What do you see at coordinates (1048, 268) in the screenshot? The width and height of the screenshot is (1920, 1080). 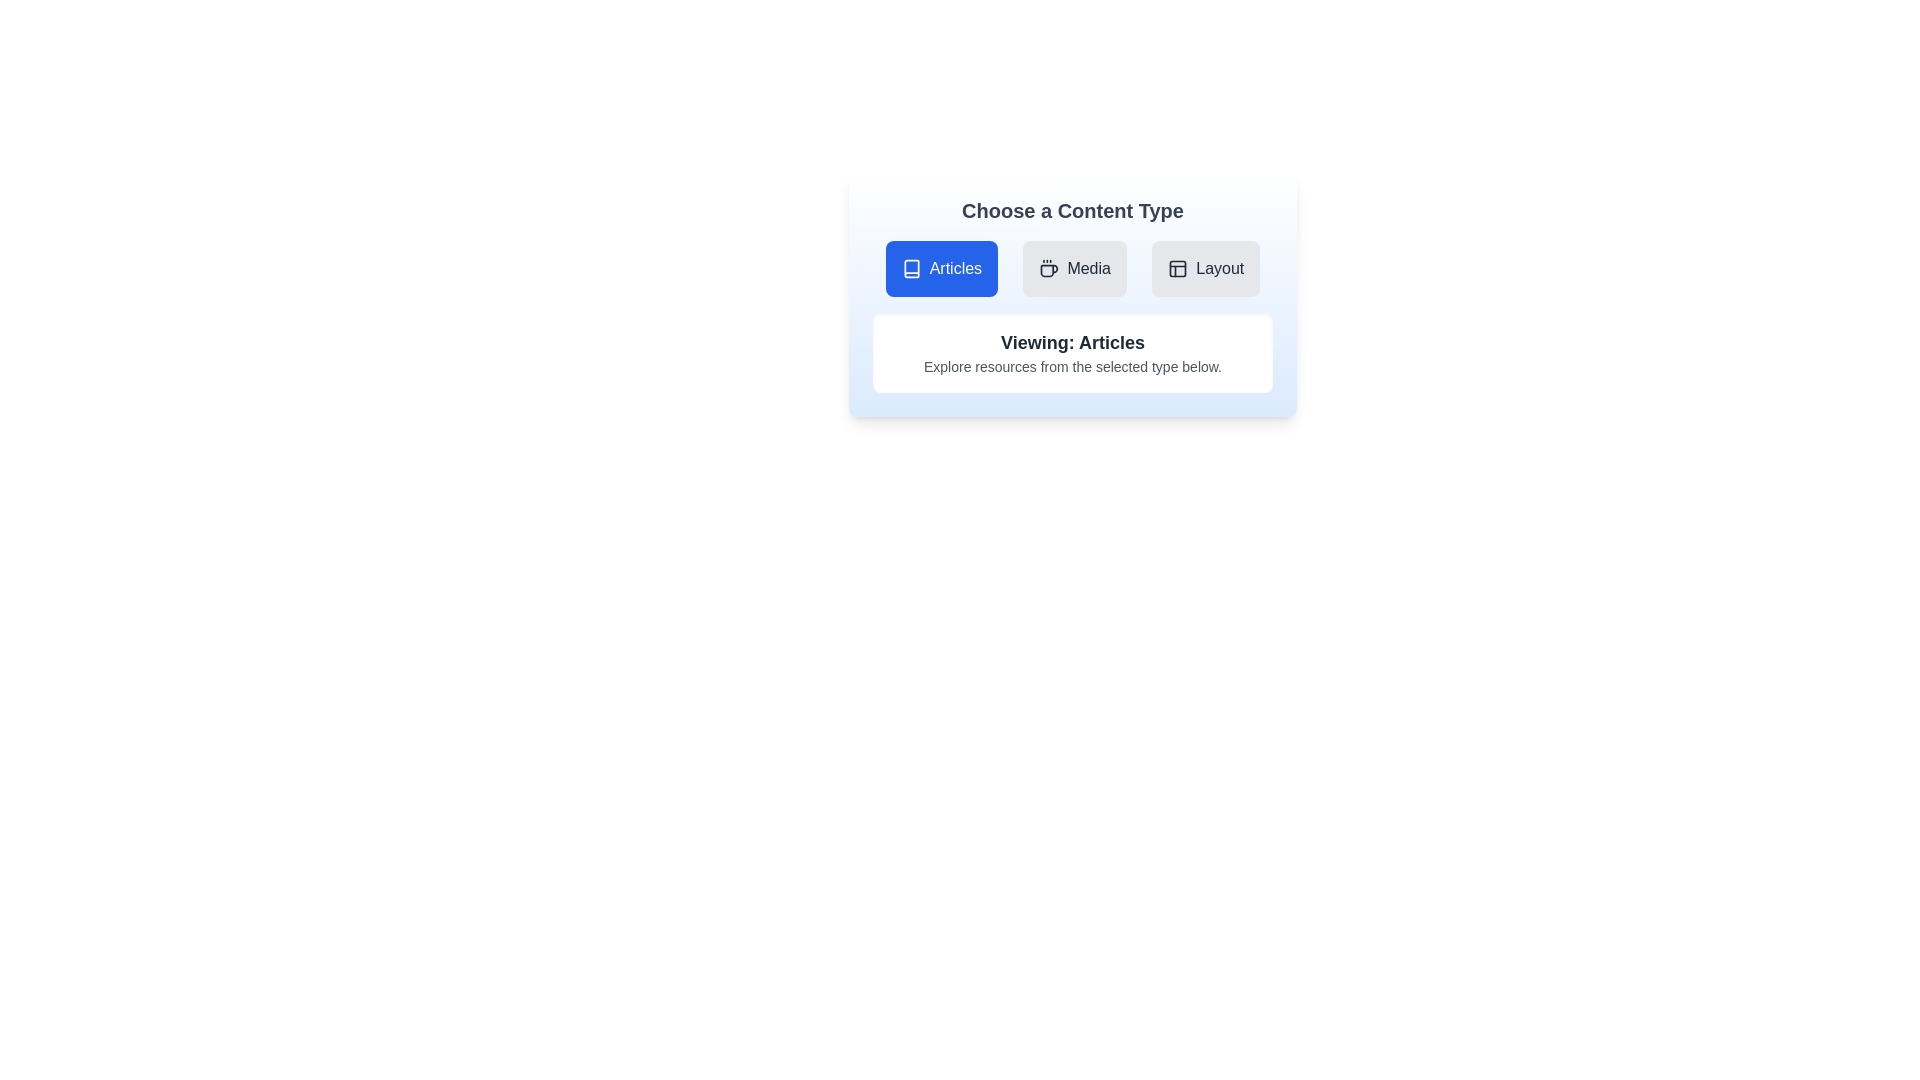 I see `the decorative icon that emphasizes the 'Media' category located in the center of the interface` at bounding box center [1048, 268].